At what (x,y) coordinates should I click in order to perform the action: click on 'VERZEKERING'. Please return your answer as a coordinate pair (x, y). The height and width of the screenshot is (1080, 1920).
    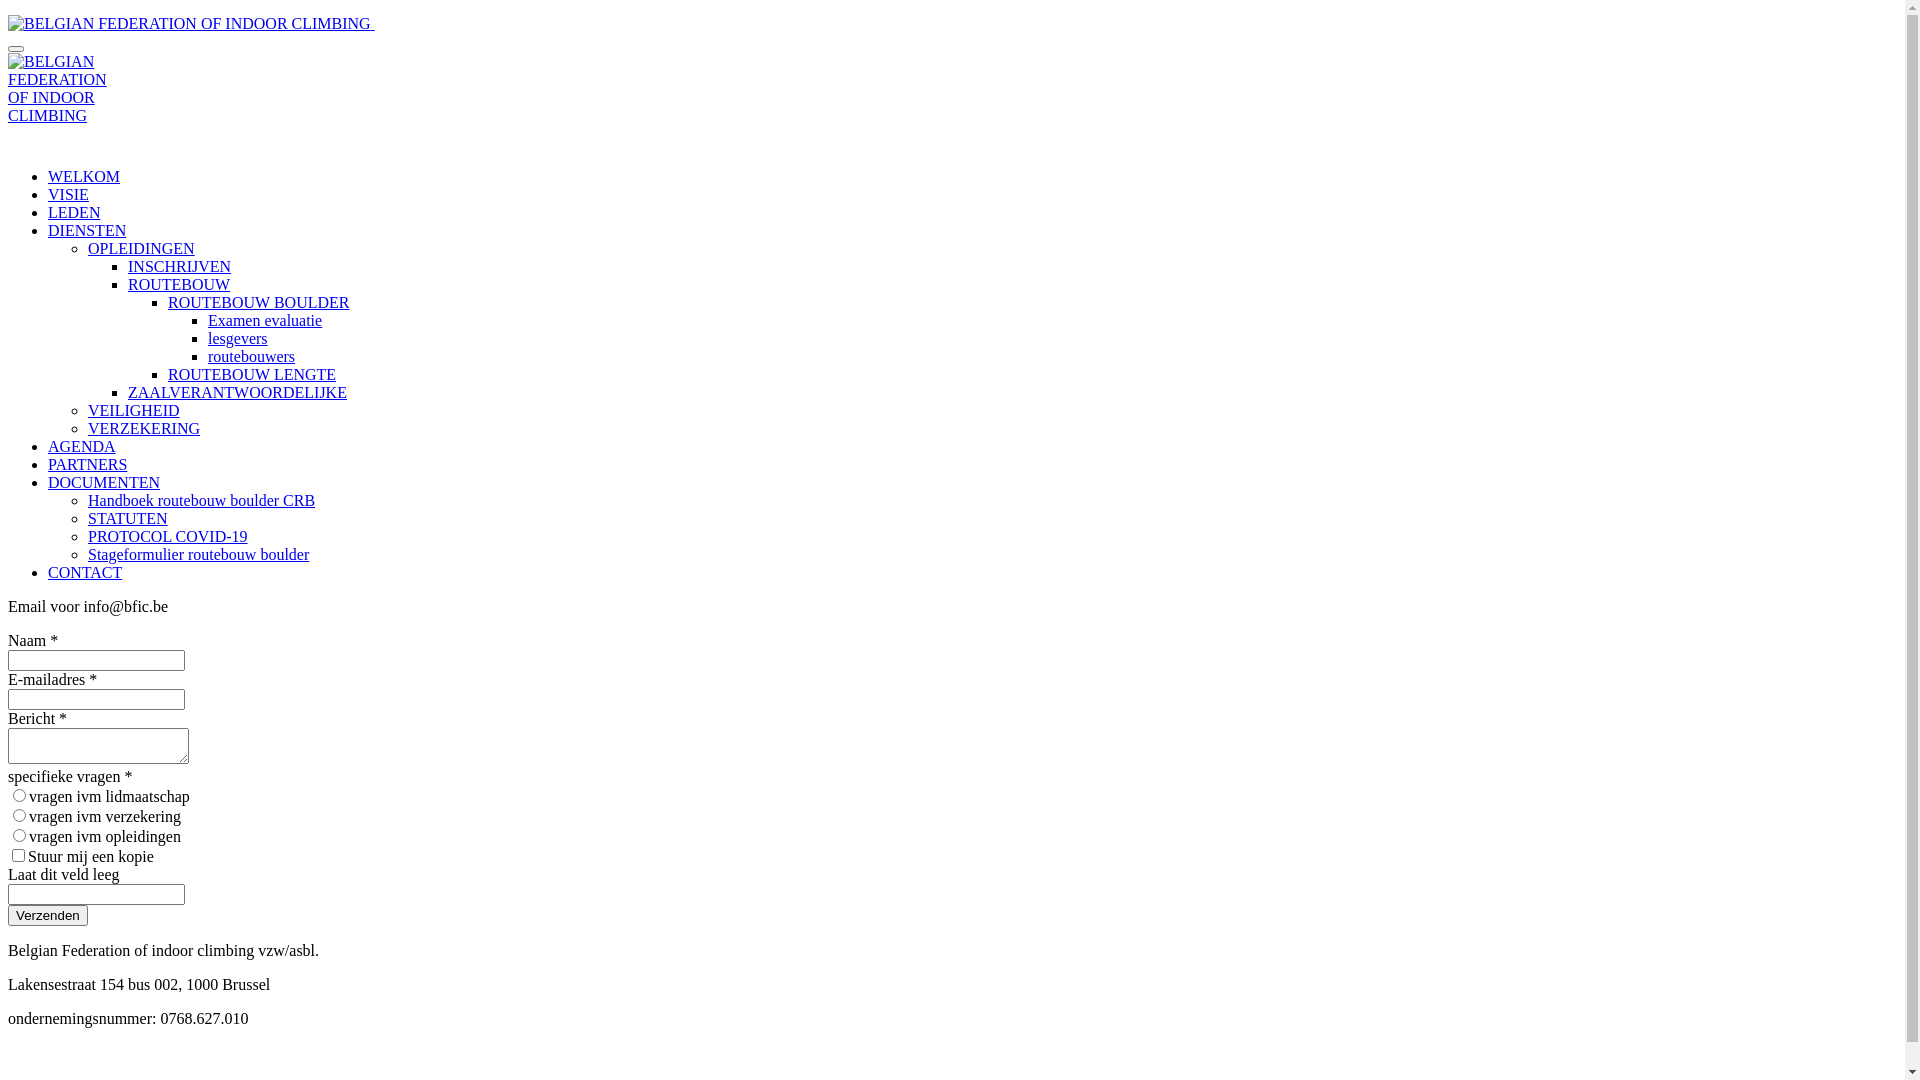
    Looking at the image, I should click on (143, 427).